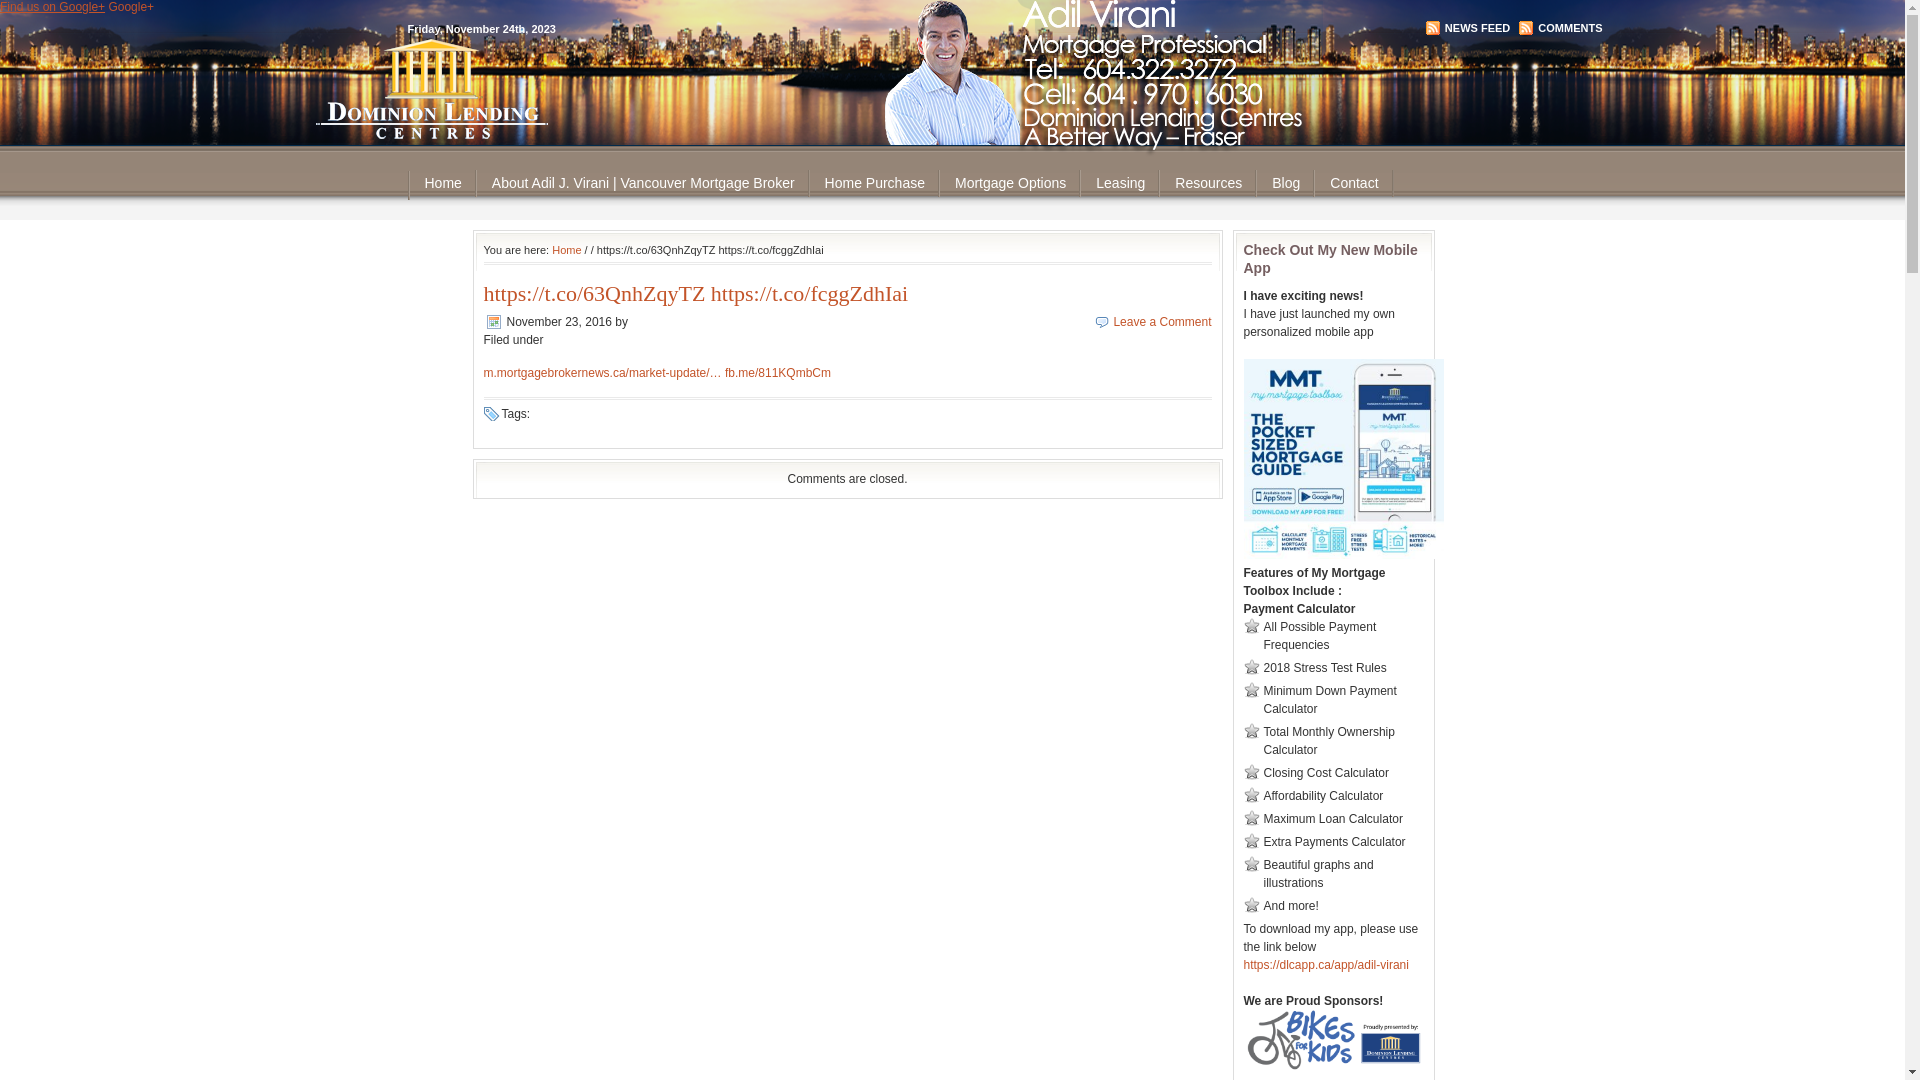 The width and height of the screenshot is (1920, 1080). Describe the element at coordinates (939, 183) in the screenshot. I see `'Mortgage Options'` at that location.